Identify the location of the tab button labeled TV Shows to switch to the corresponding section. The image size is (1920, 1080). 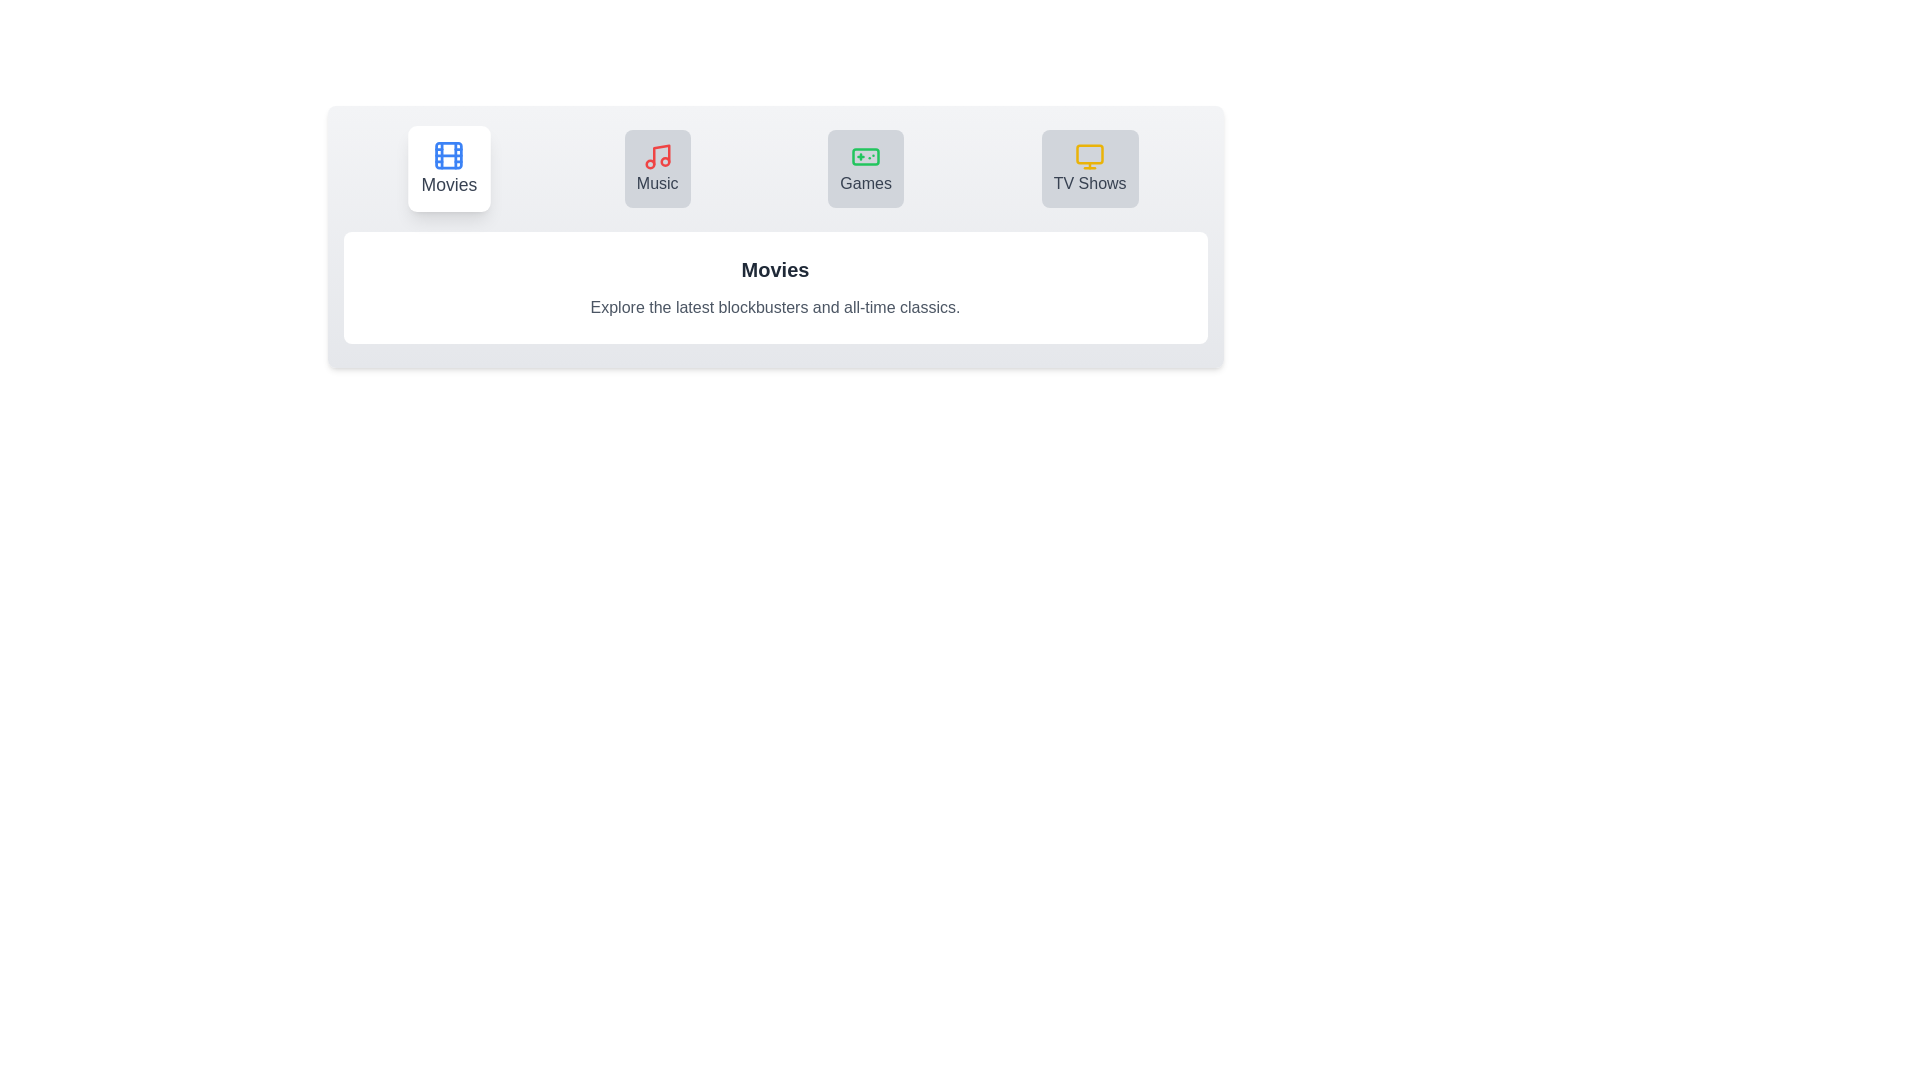
(1089, 168).